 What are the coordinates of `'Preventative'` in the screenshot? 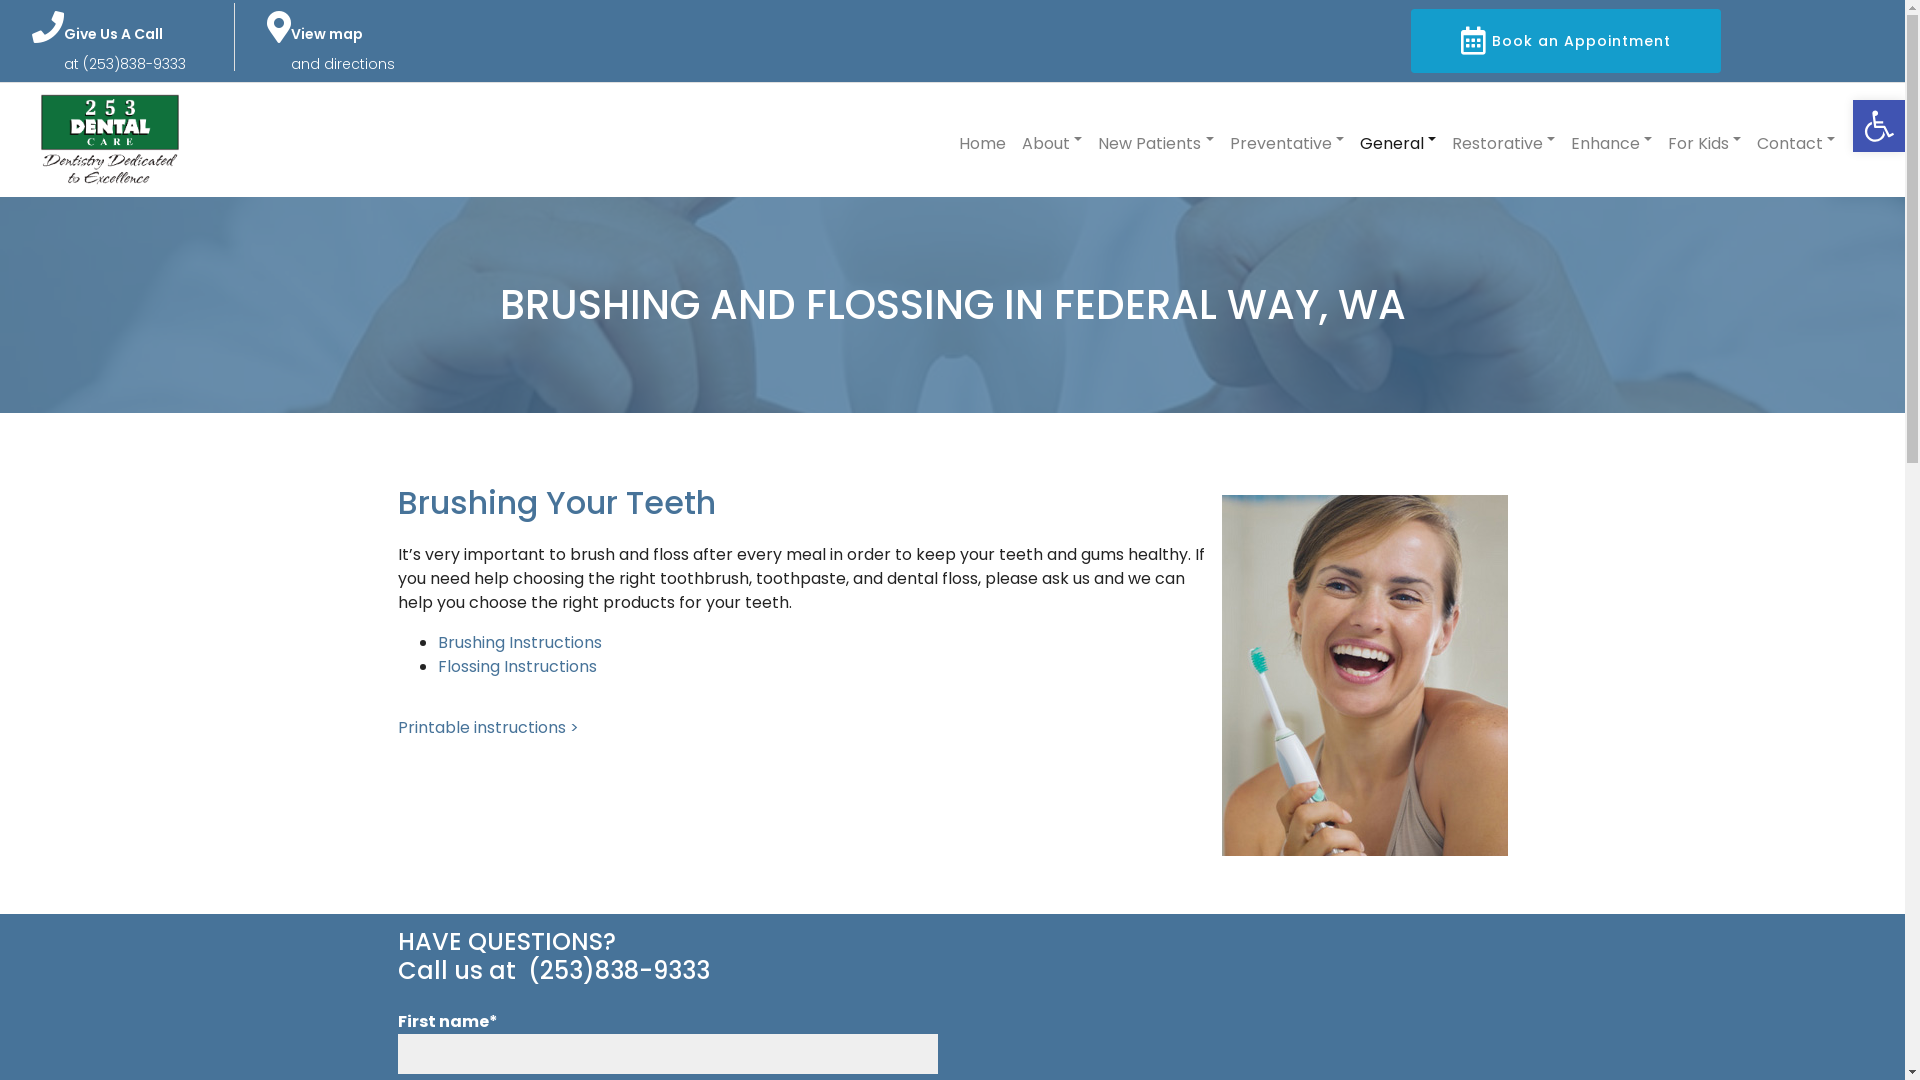 It's located at (1286, 138).